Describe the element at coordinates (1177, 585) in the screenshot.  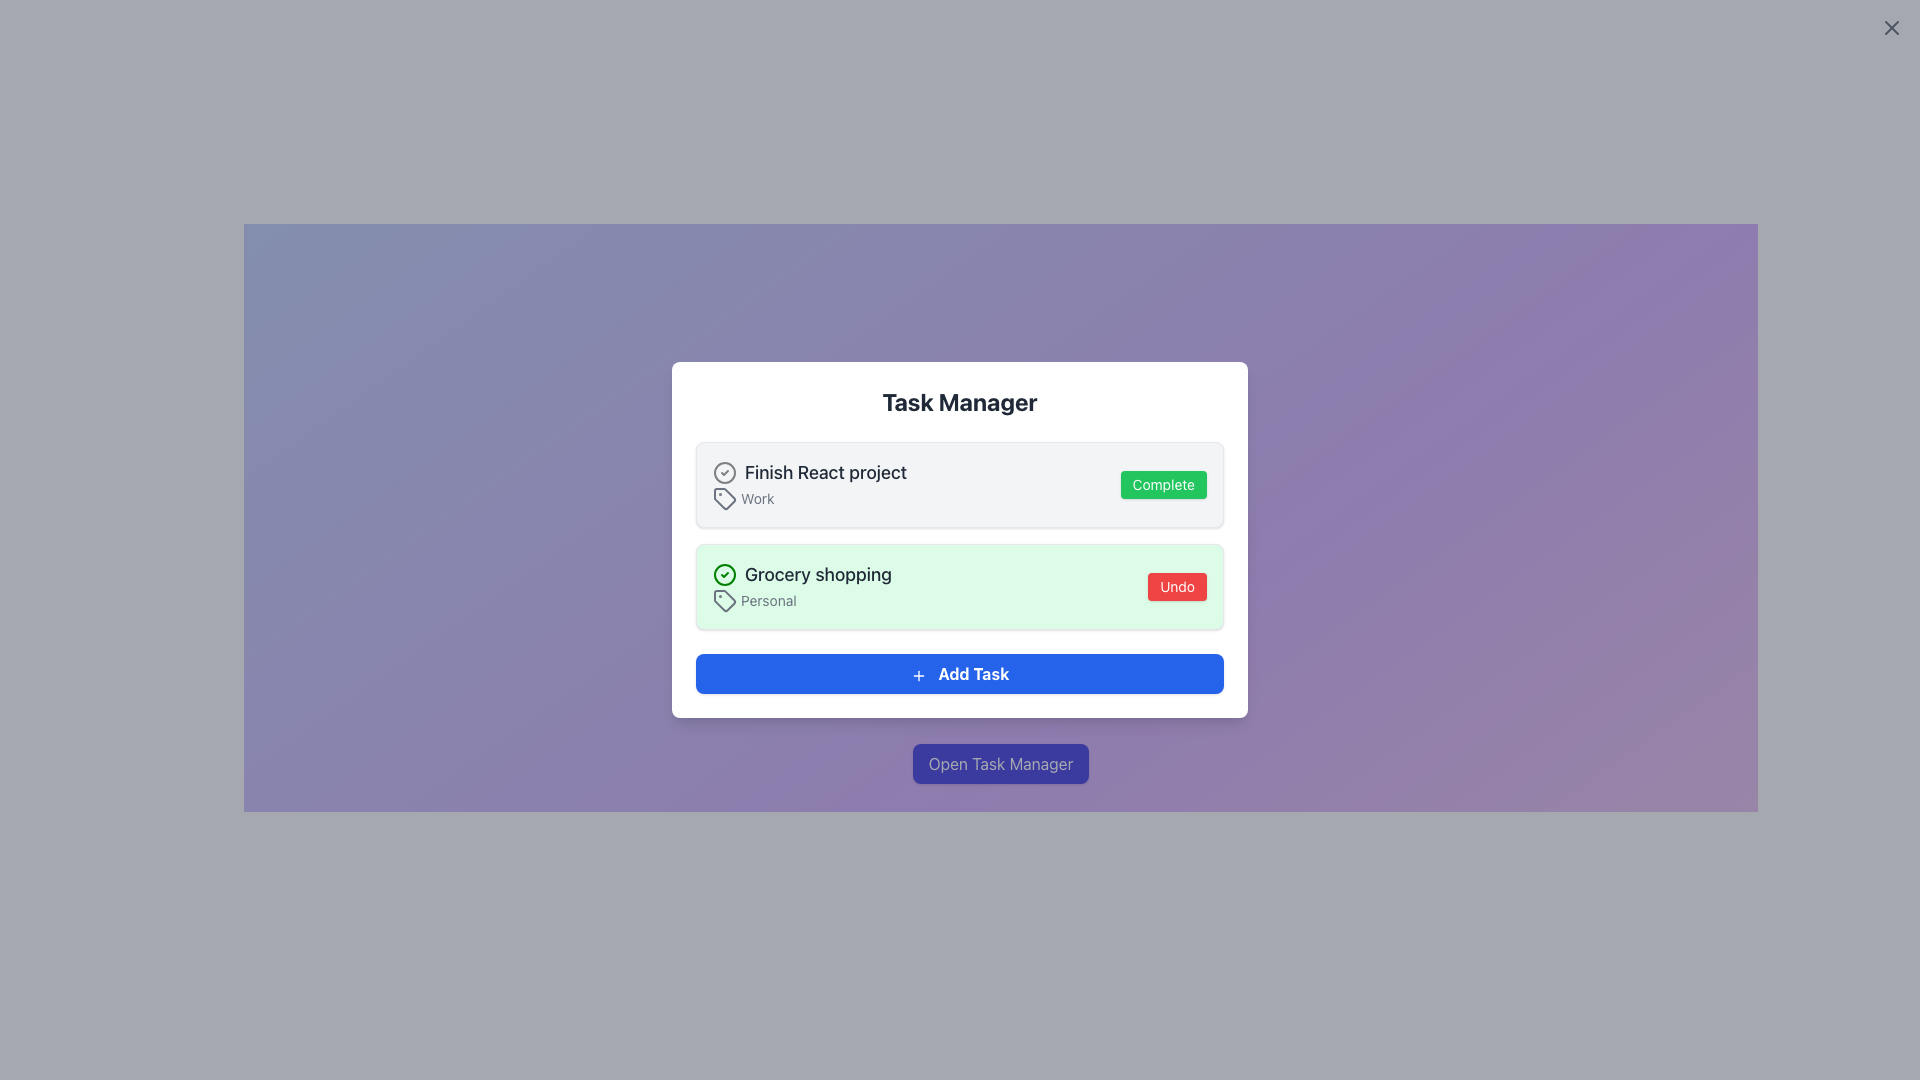
I see `the undo button for the 'Grocery shopping' task` at that location.